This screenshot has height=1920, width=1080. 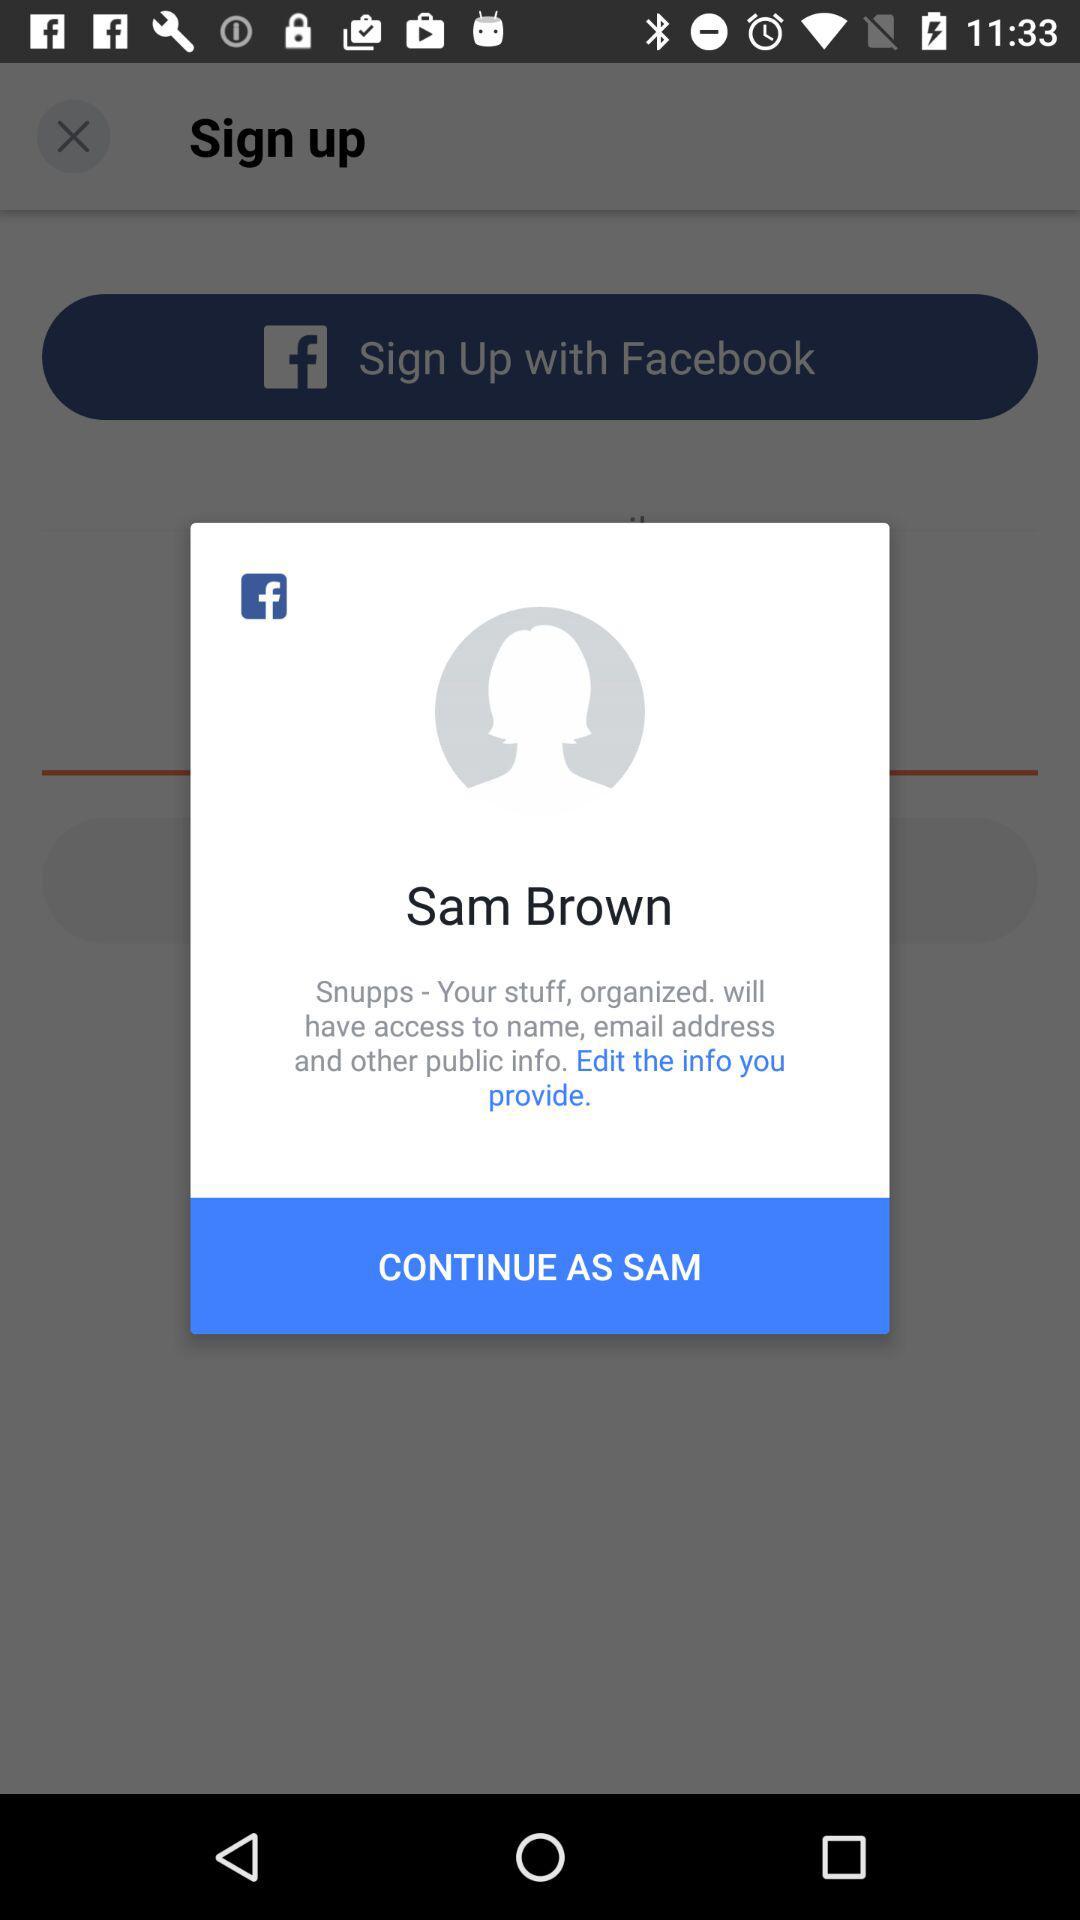 What do you see at coordinates (540, 1265) in the screenshot?
I see `continue as sam icon` at bounding box center [540, 1265].